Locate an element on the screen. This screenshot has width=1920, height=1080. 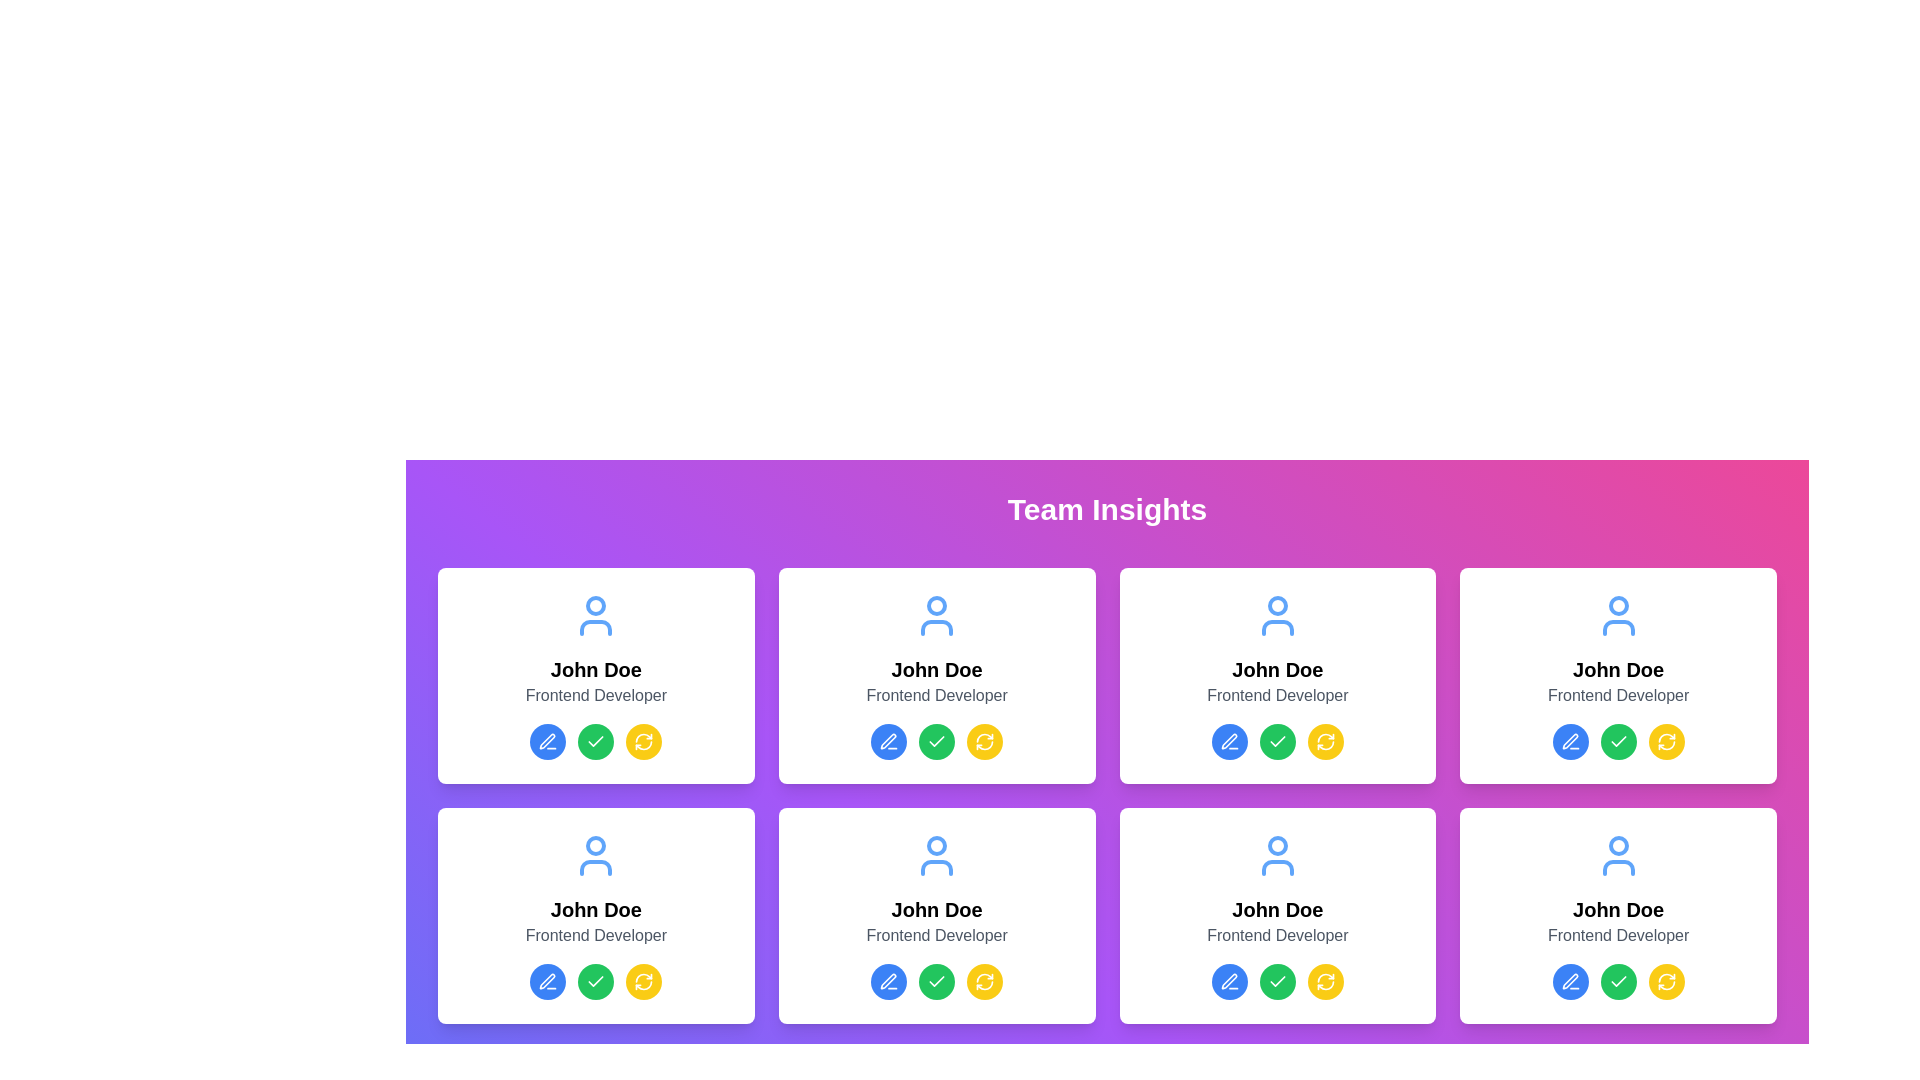
the lower component of the person icon located in the center card of the bottom row in the grid layout is located at coordinates (936, 866).